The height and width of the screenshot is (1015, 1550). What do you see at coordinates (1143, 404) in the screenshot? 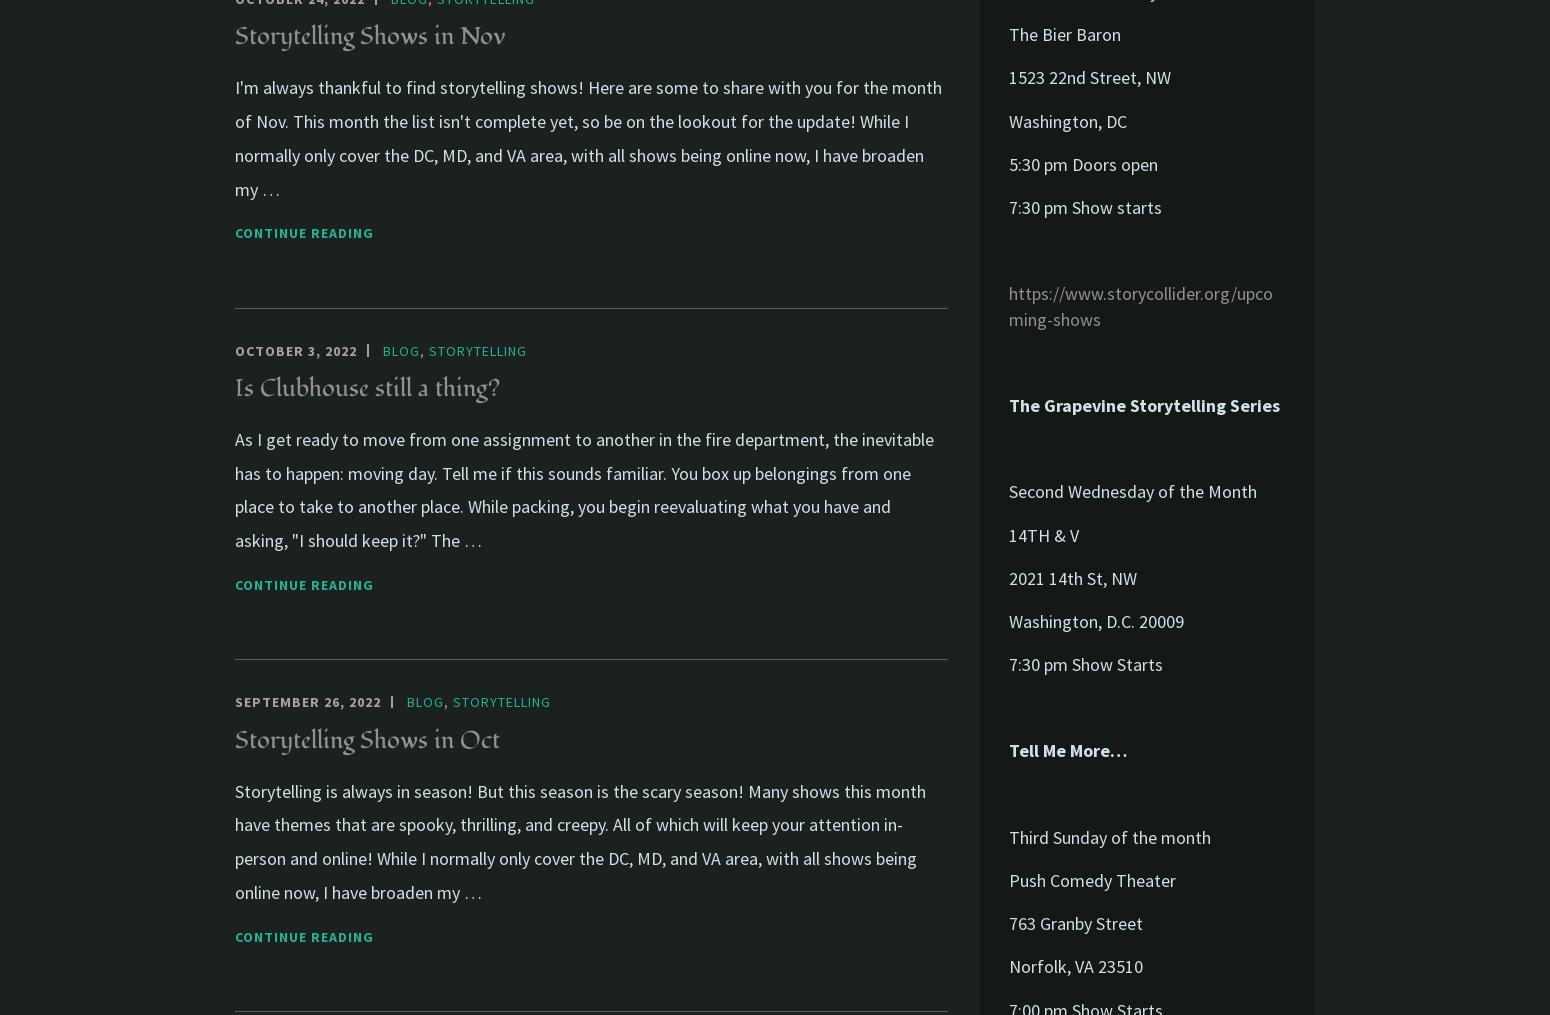
I see `'The Grapevine Storytelling Series'` at bounding box center [1143, 404].